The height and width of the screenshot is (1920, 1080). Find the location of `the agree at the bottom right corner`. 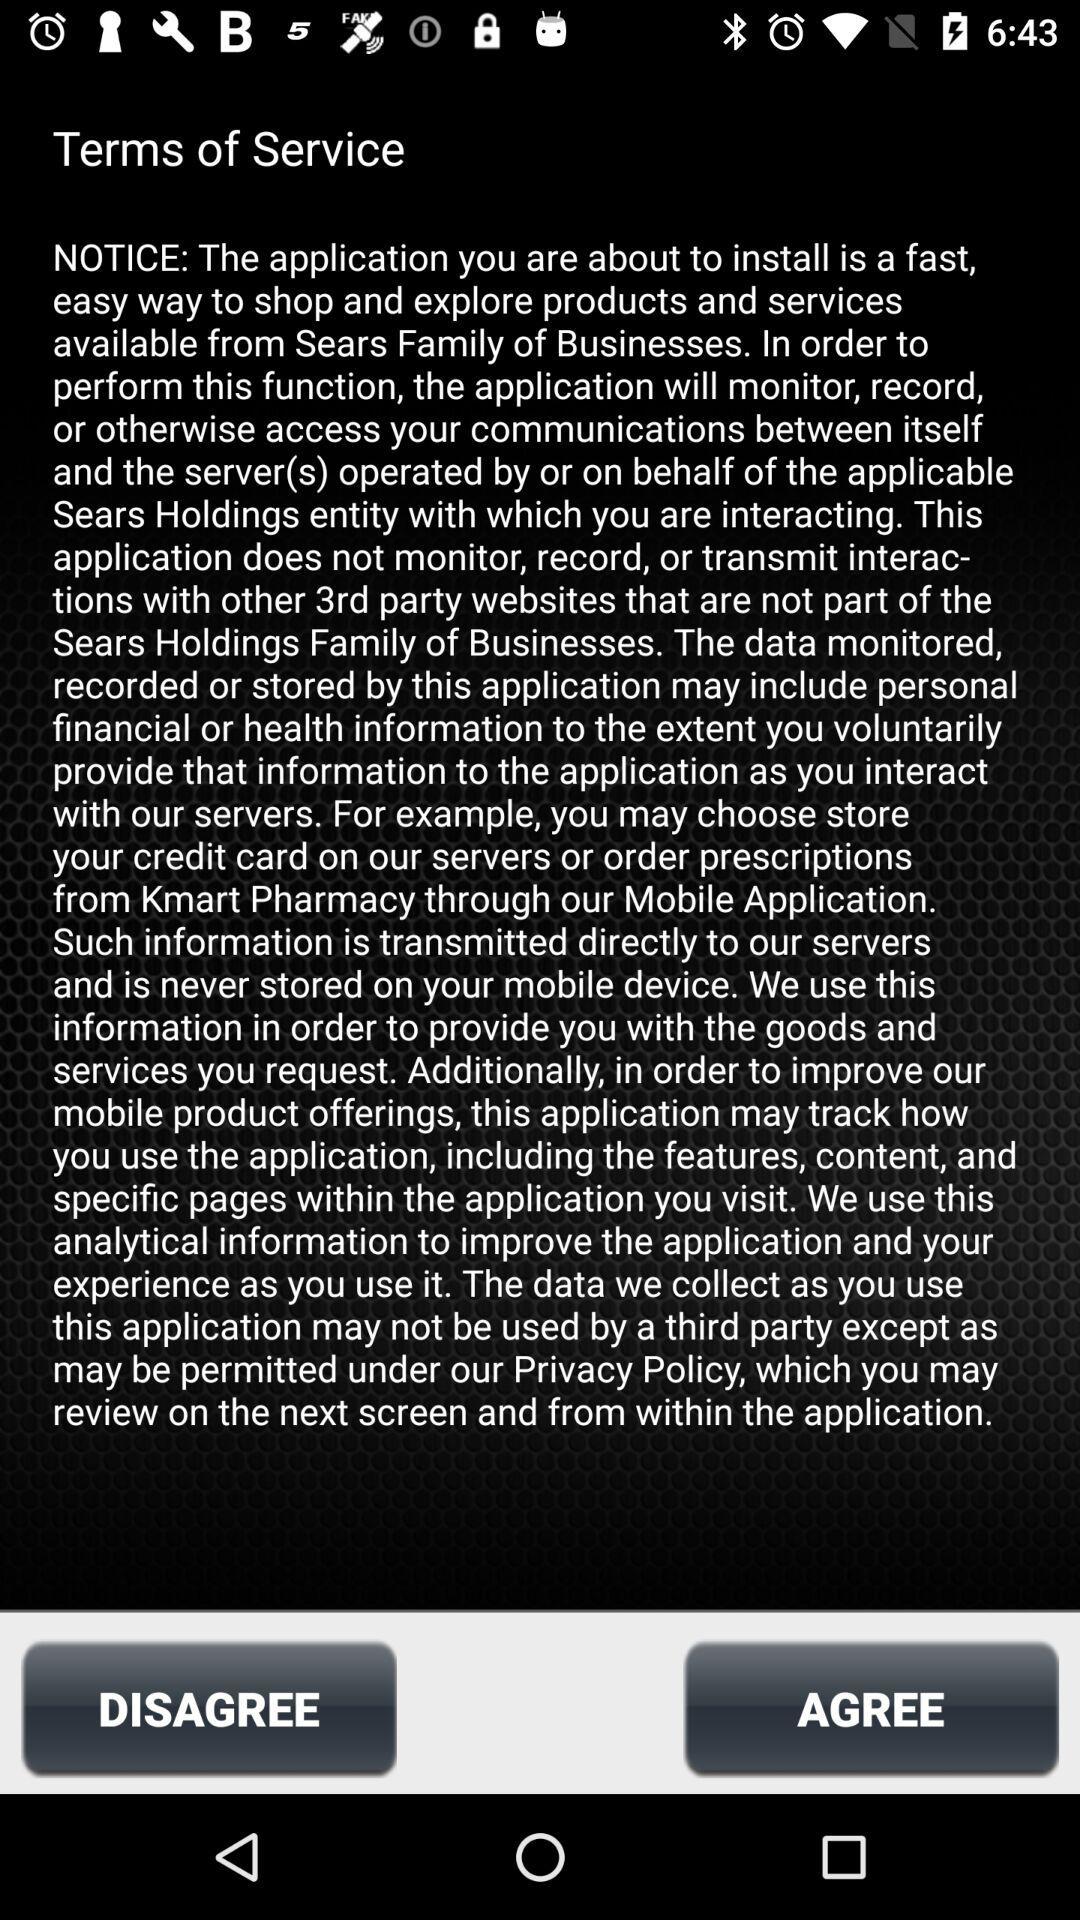

the agree at the bottom right corner is located at coordinates (870, 1707).